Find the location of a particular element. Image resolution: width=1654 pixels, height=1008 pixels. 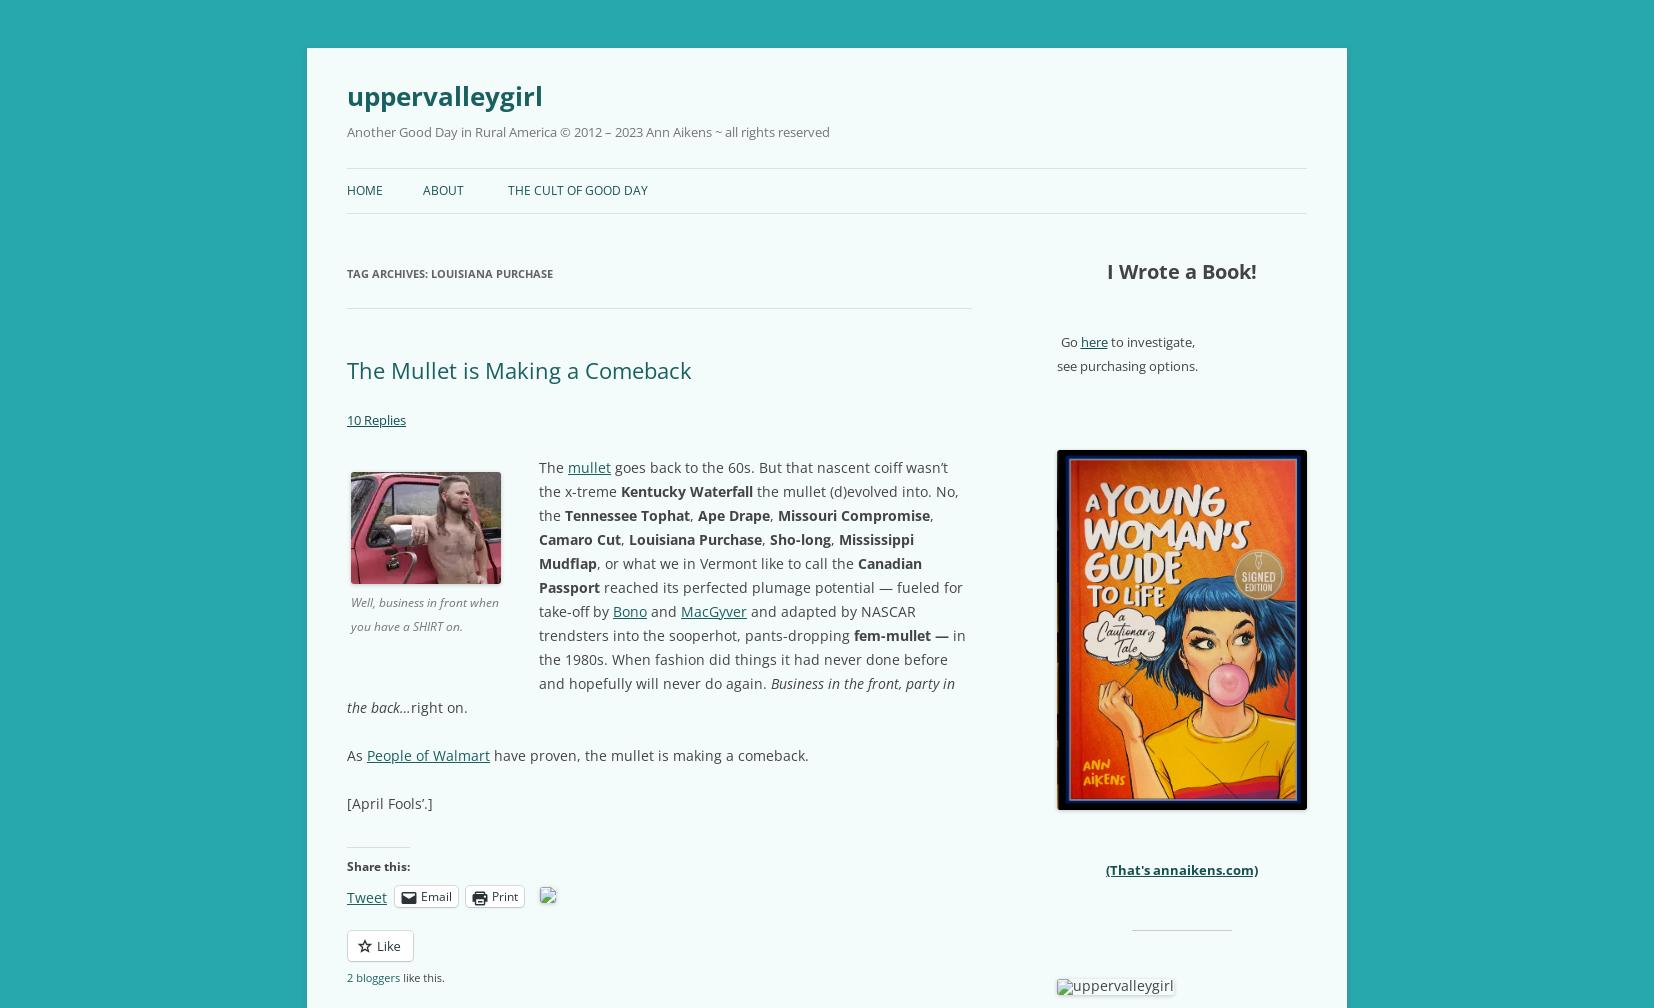

'Tweet' is located at coordinates (366, 897).